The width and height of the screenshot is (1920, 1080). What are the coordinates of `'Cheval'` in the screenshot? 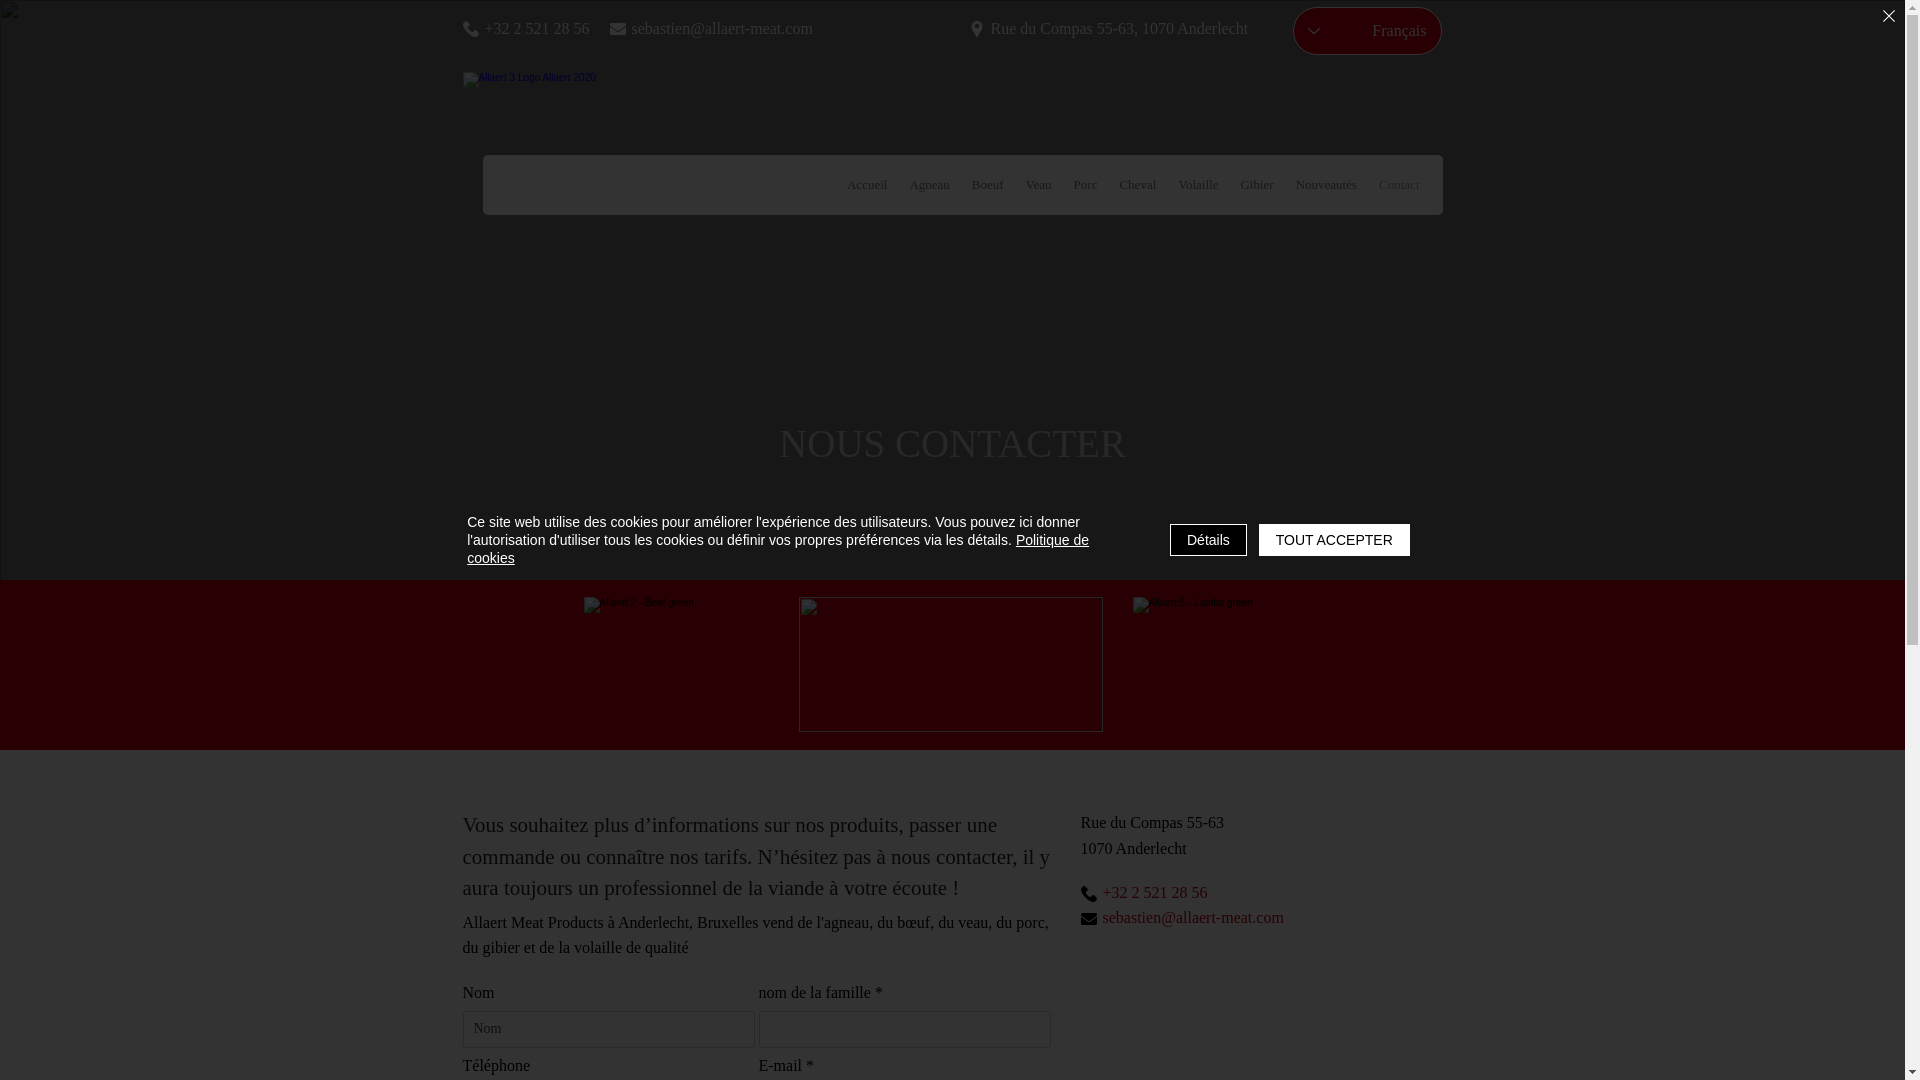 It's located at (1137, 185).